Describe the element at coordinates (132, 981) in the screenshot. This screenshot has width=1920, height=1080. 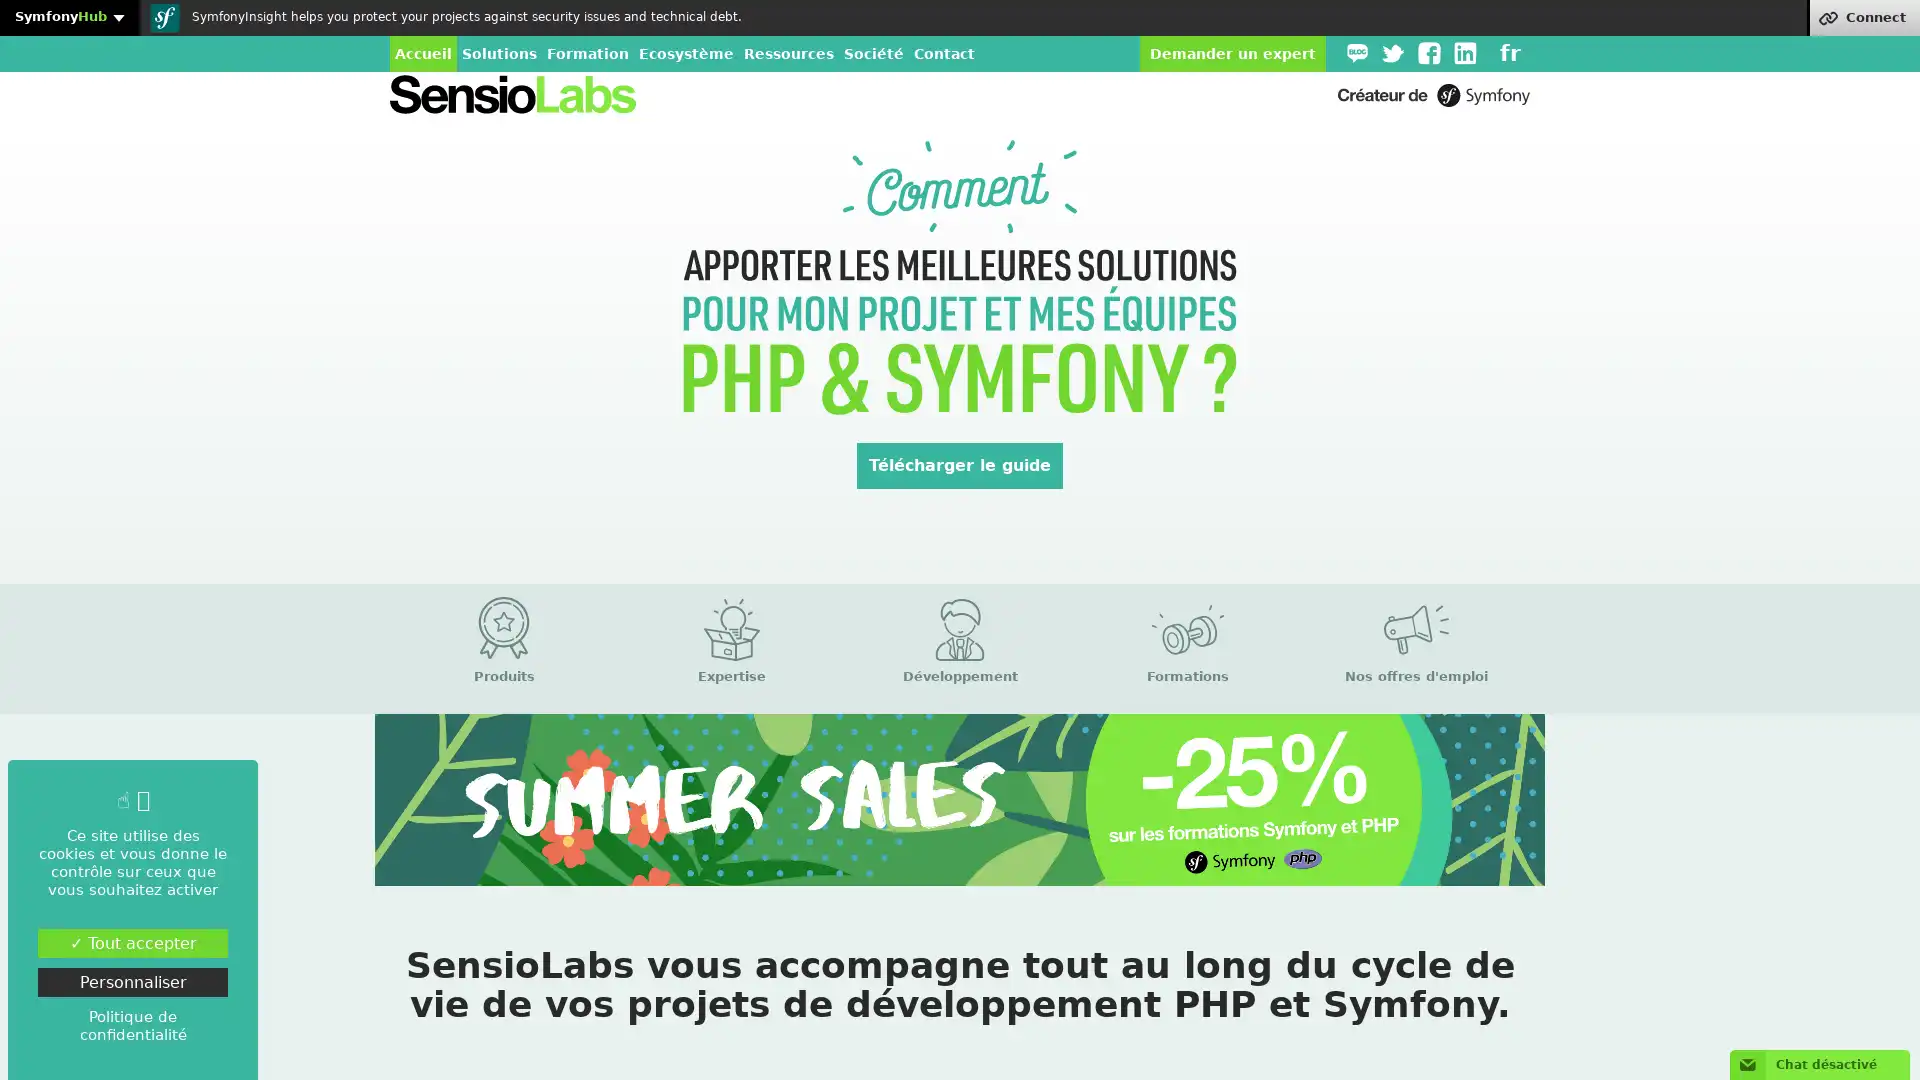
I see `Personnaliser` at that location.